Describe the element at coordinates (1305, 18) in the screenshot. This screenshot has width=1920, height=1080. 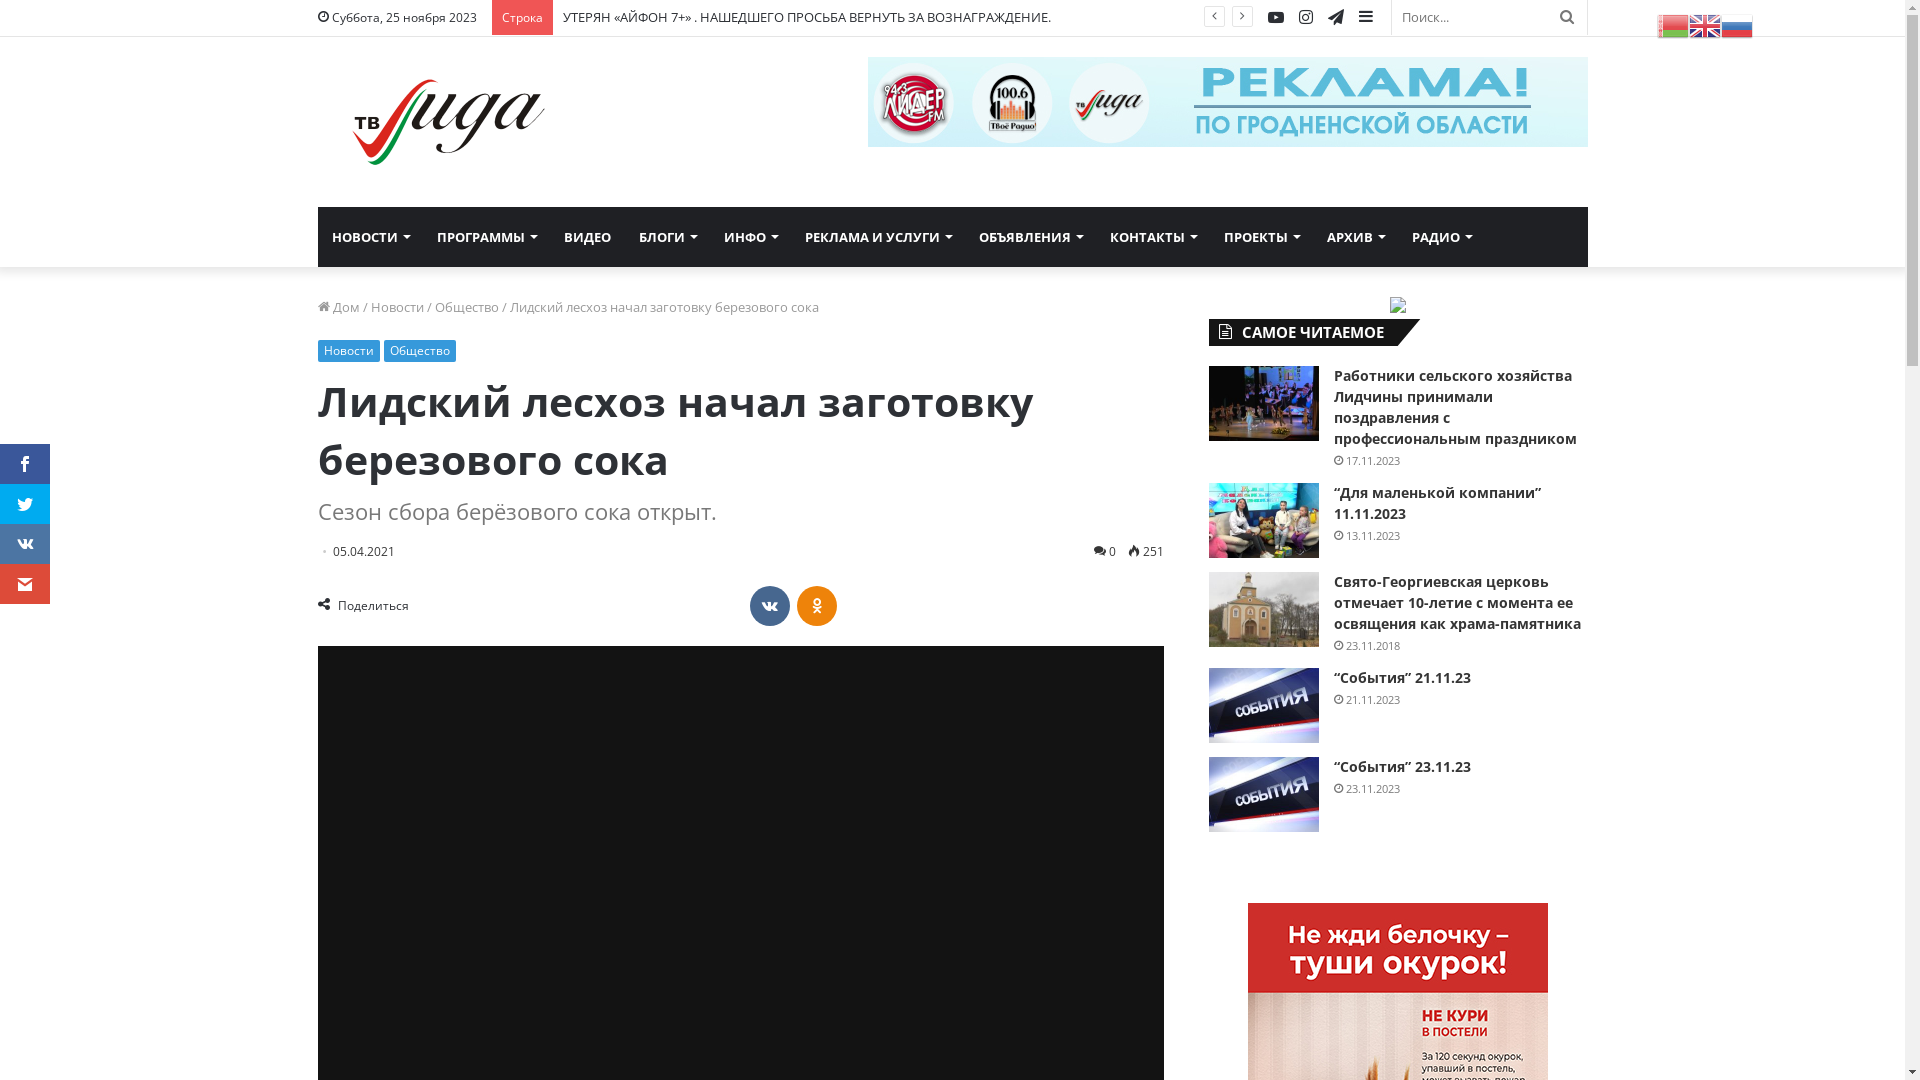
I see `'Instagram'` at that location.